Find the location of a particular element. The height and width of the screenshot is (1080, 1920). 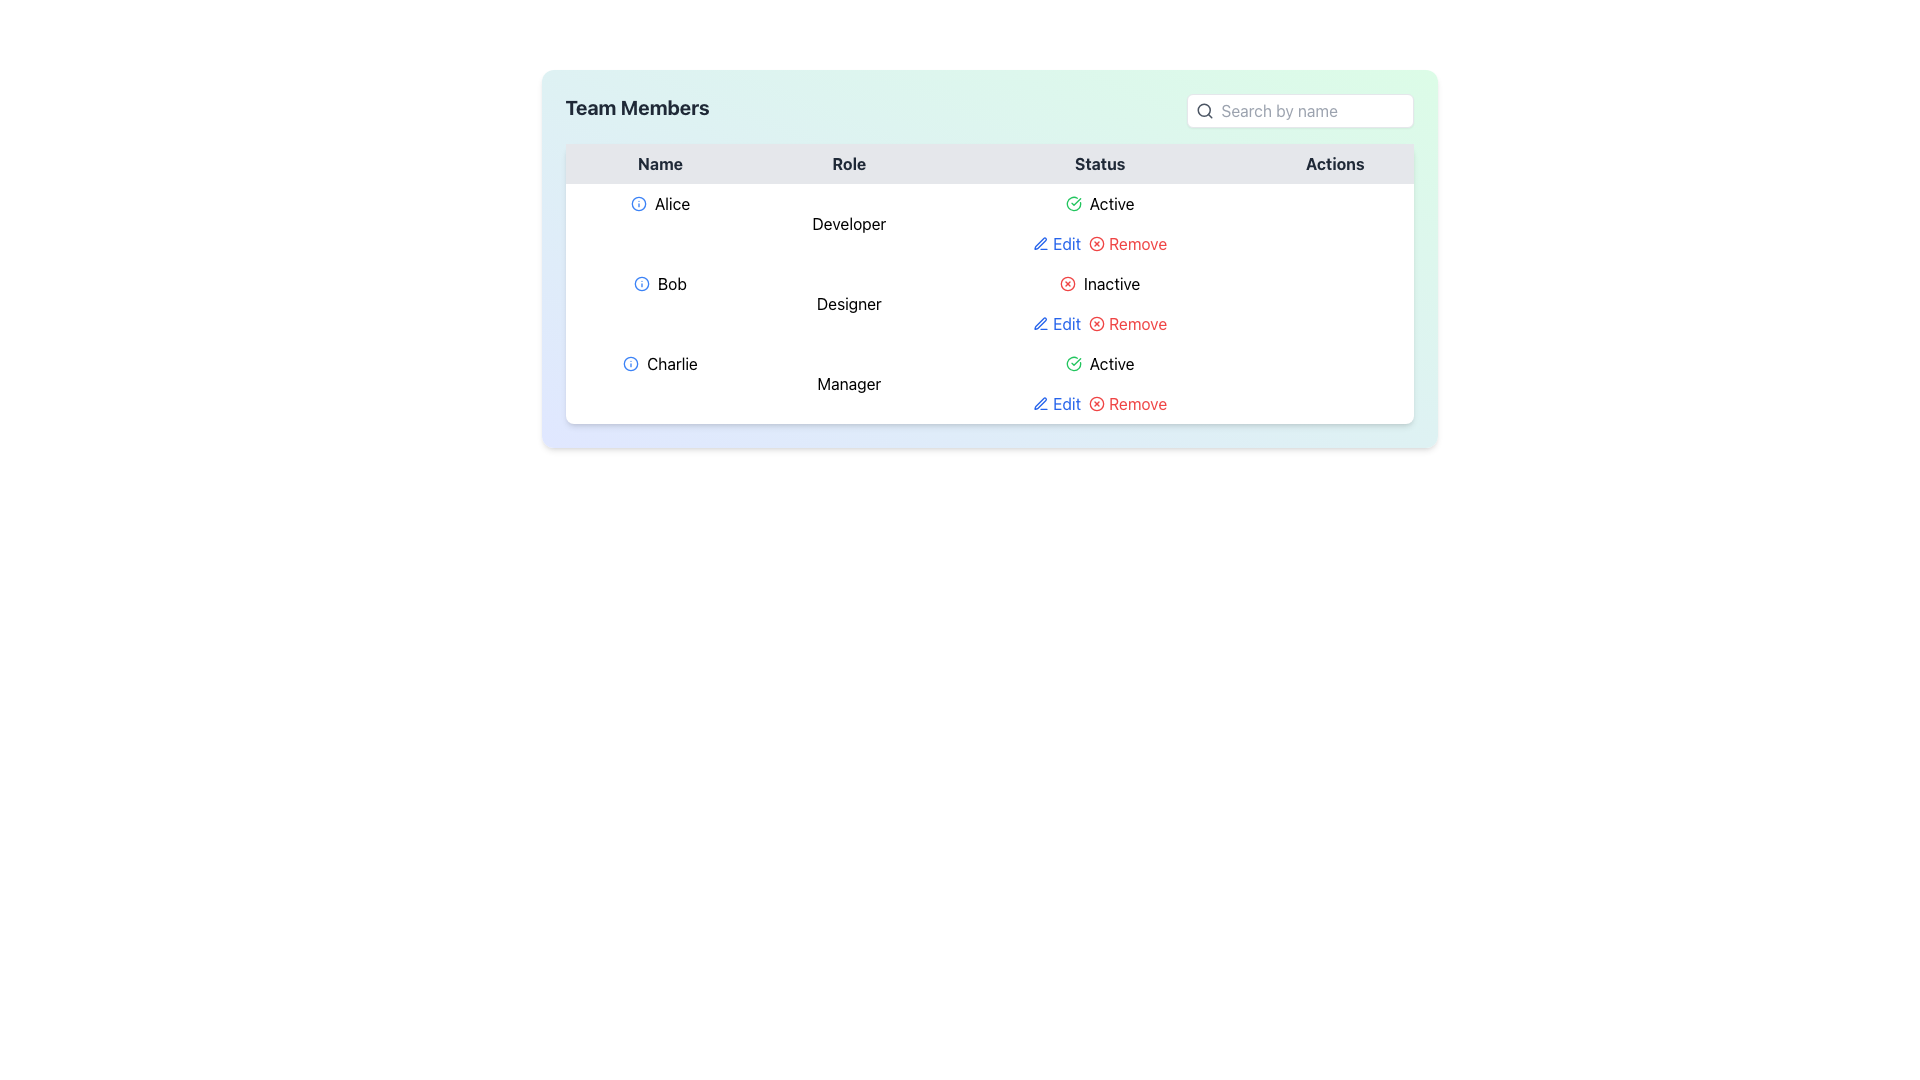

the 'Remove' link in the Actions column for the user 'Alice' is located at coordinates (1098, 242).